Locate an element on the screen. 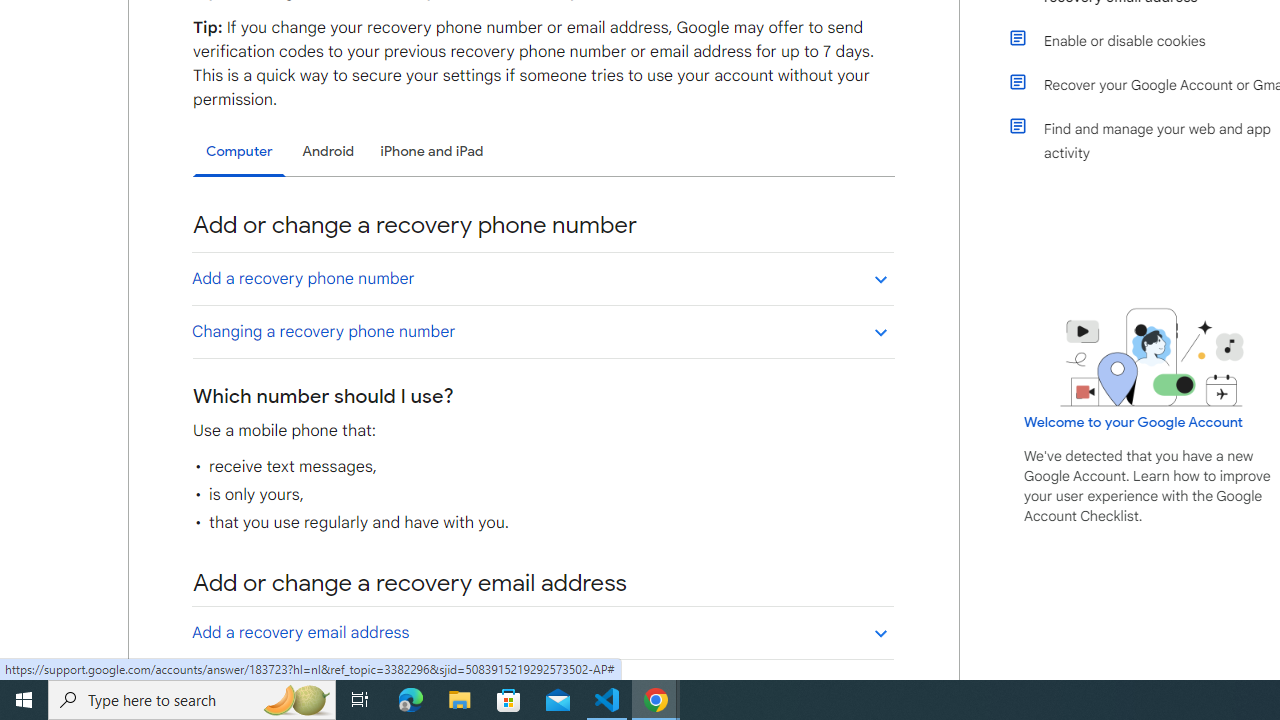 This screenshot has height=720, width=1280. 'Changing a recovery email address' is located at coordinates (542, 684).